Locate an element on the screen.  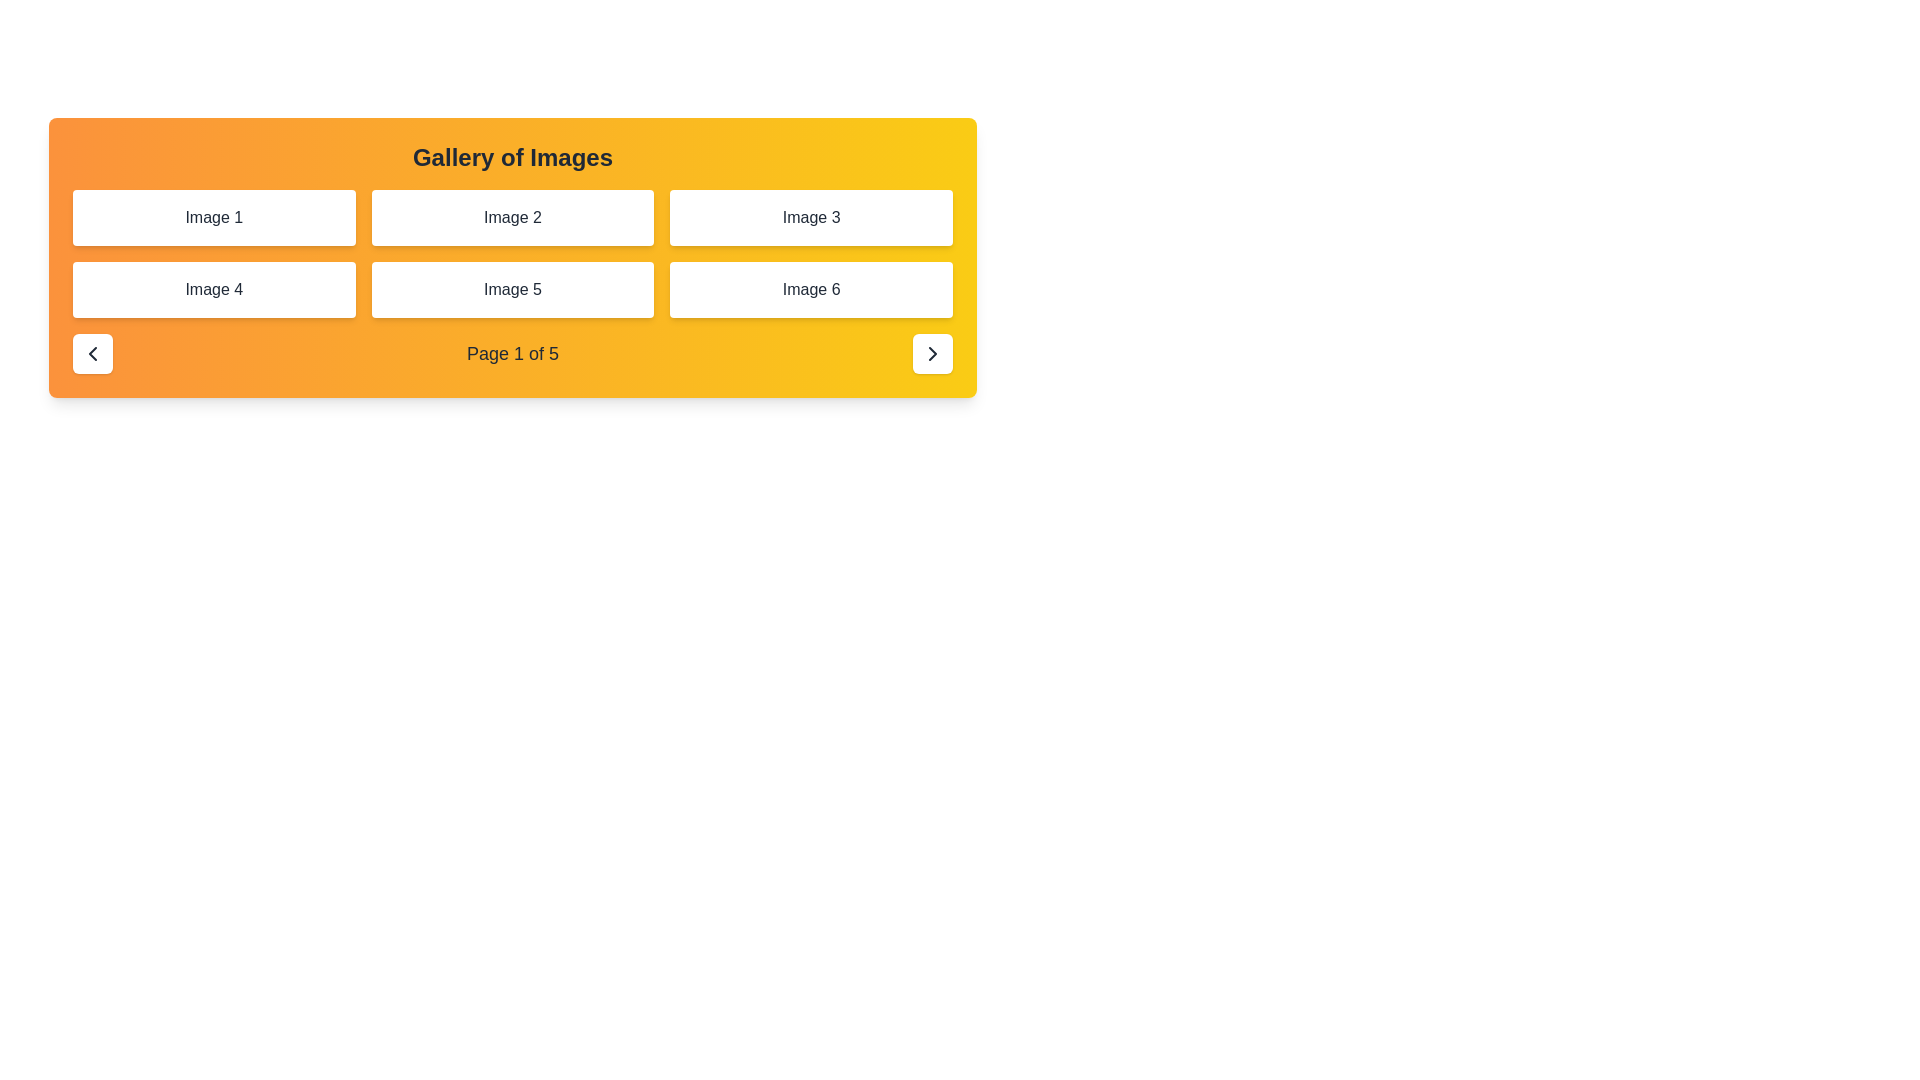
the Text Display element that indicates the current page and total pages in the pagination section of the 'Gallery of Images' is located at coordinates (513, 353).